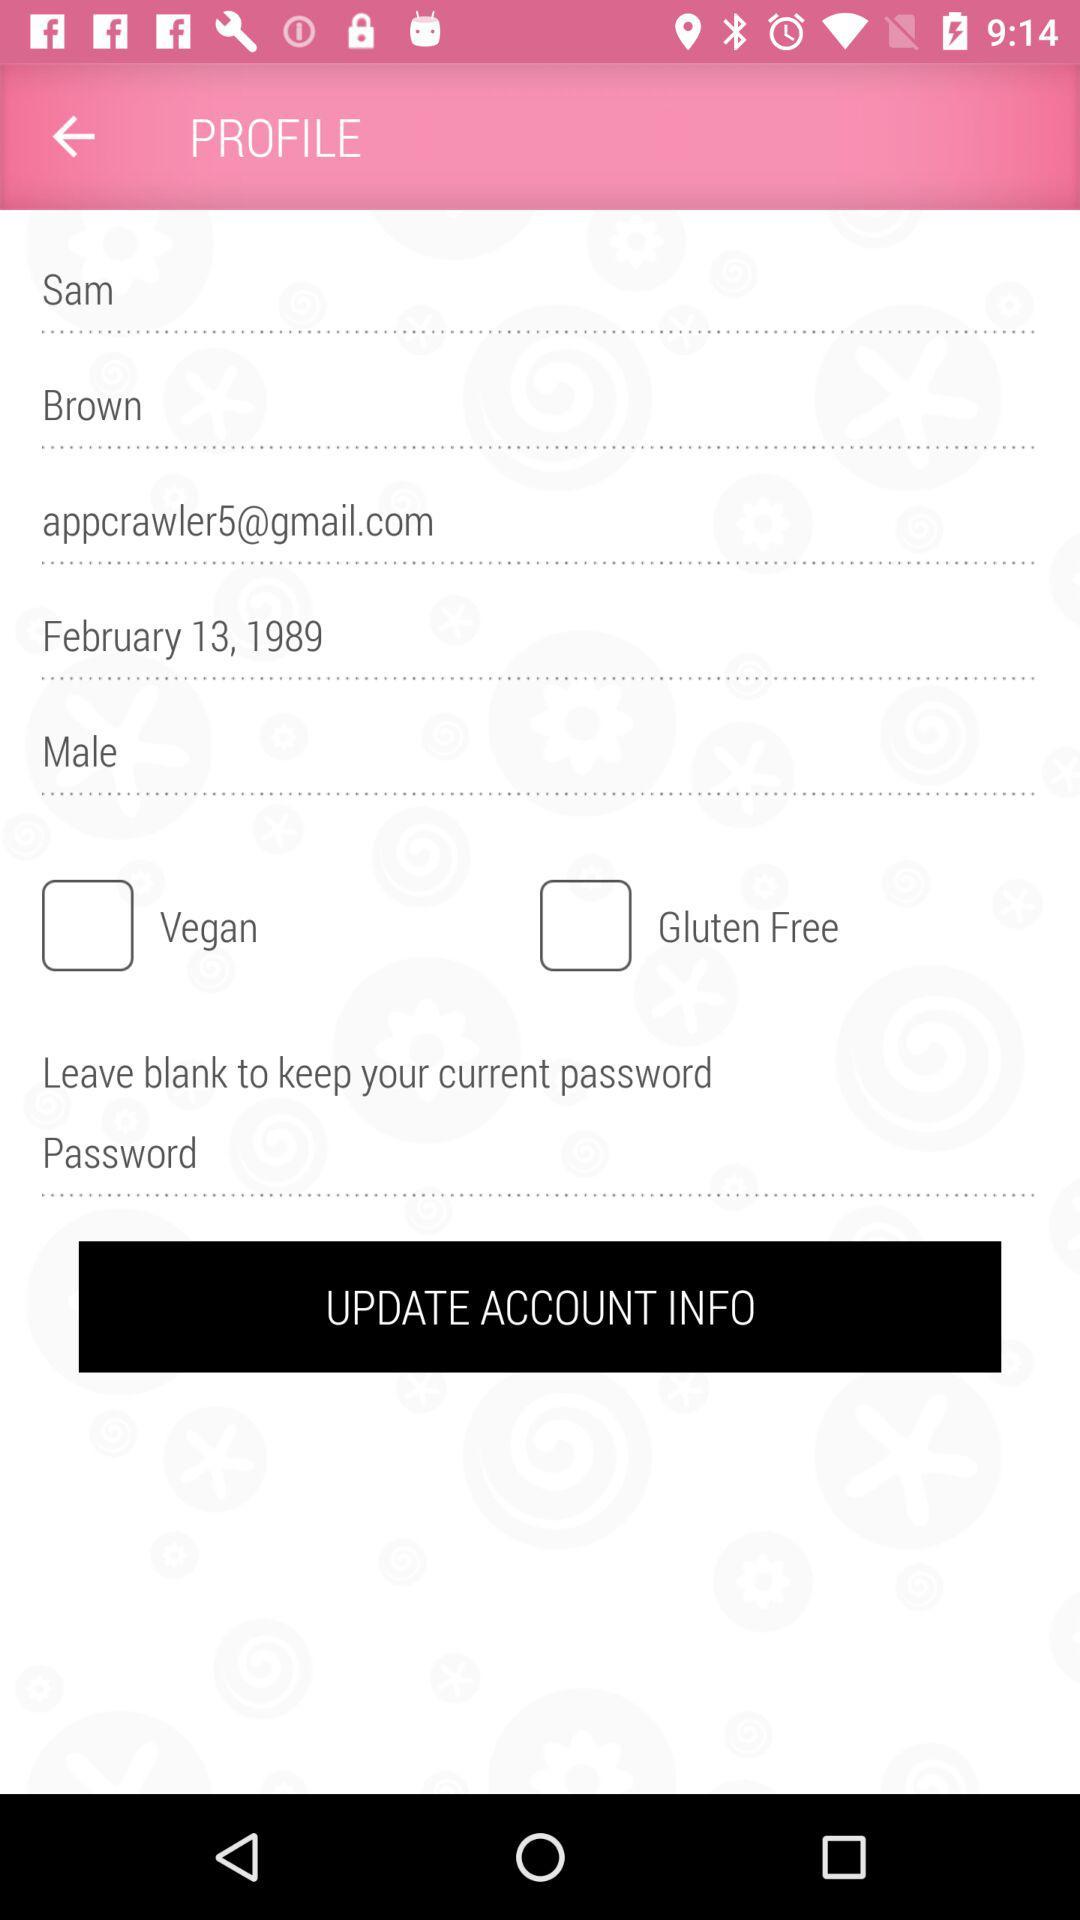  I want to click on the icon above the brown icon, so click(540, 297).